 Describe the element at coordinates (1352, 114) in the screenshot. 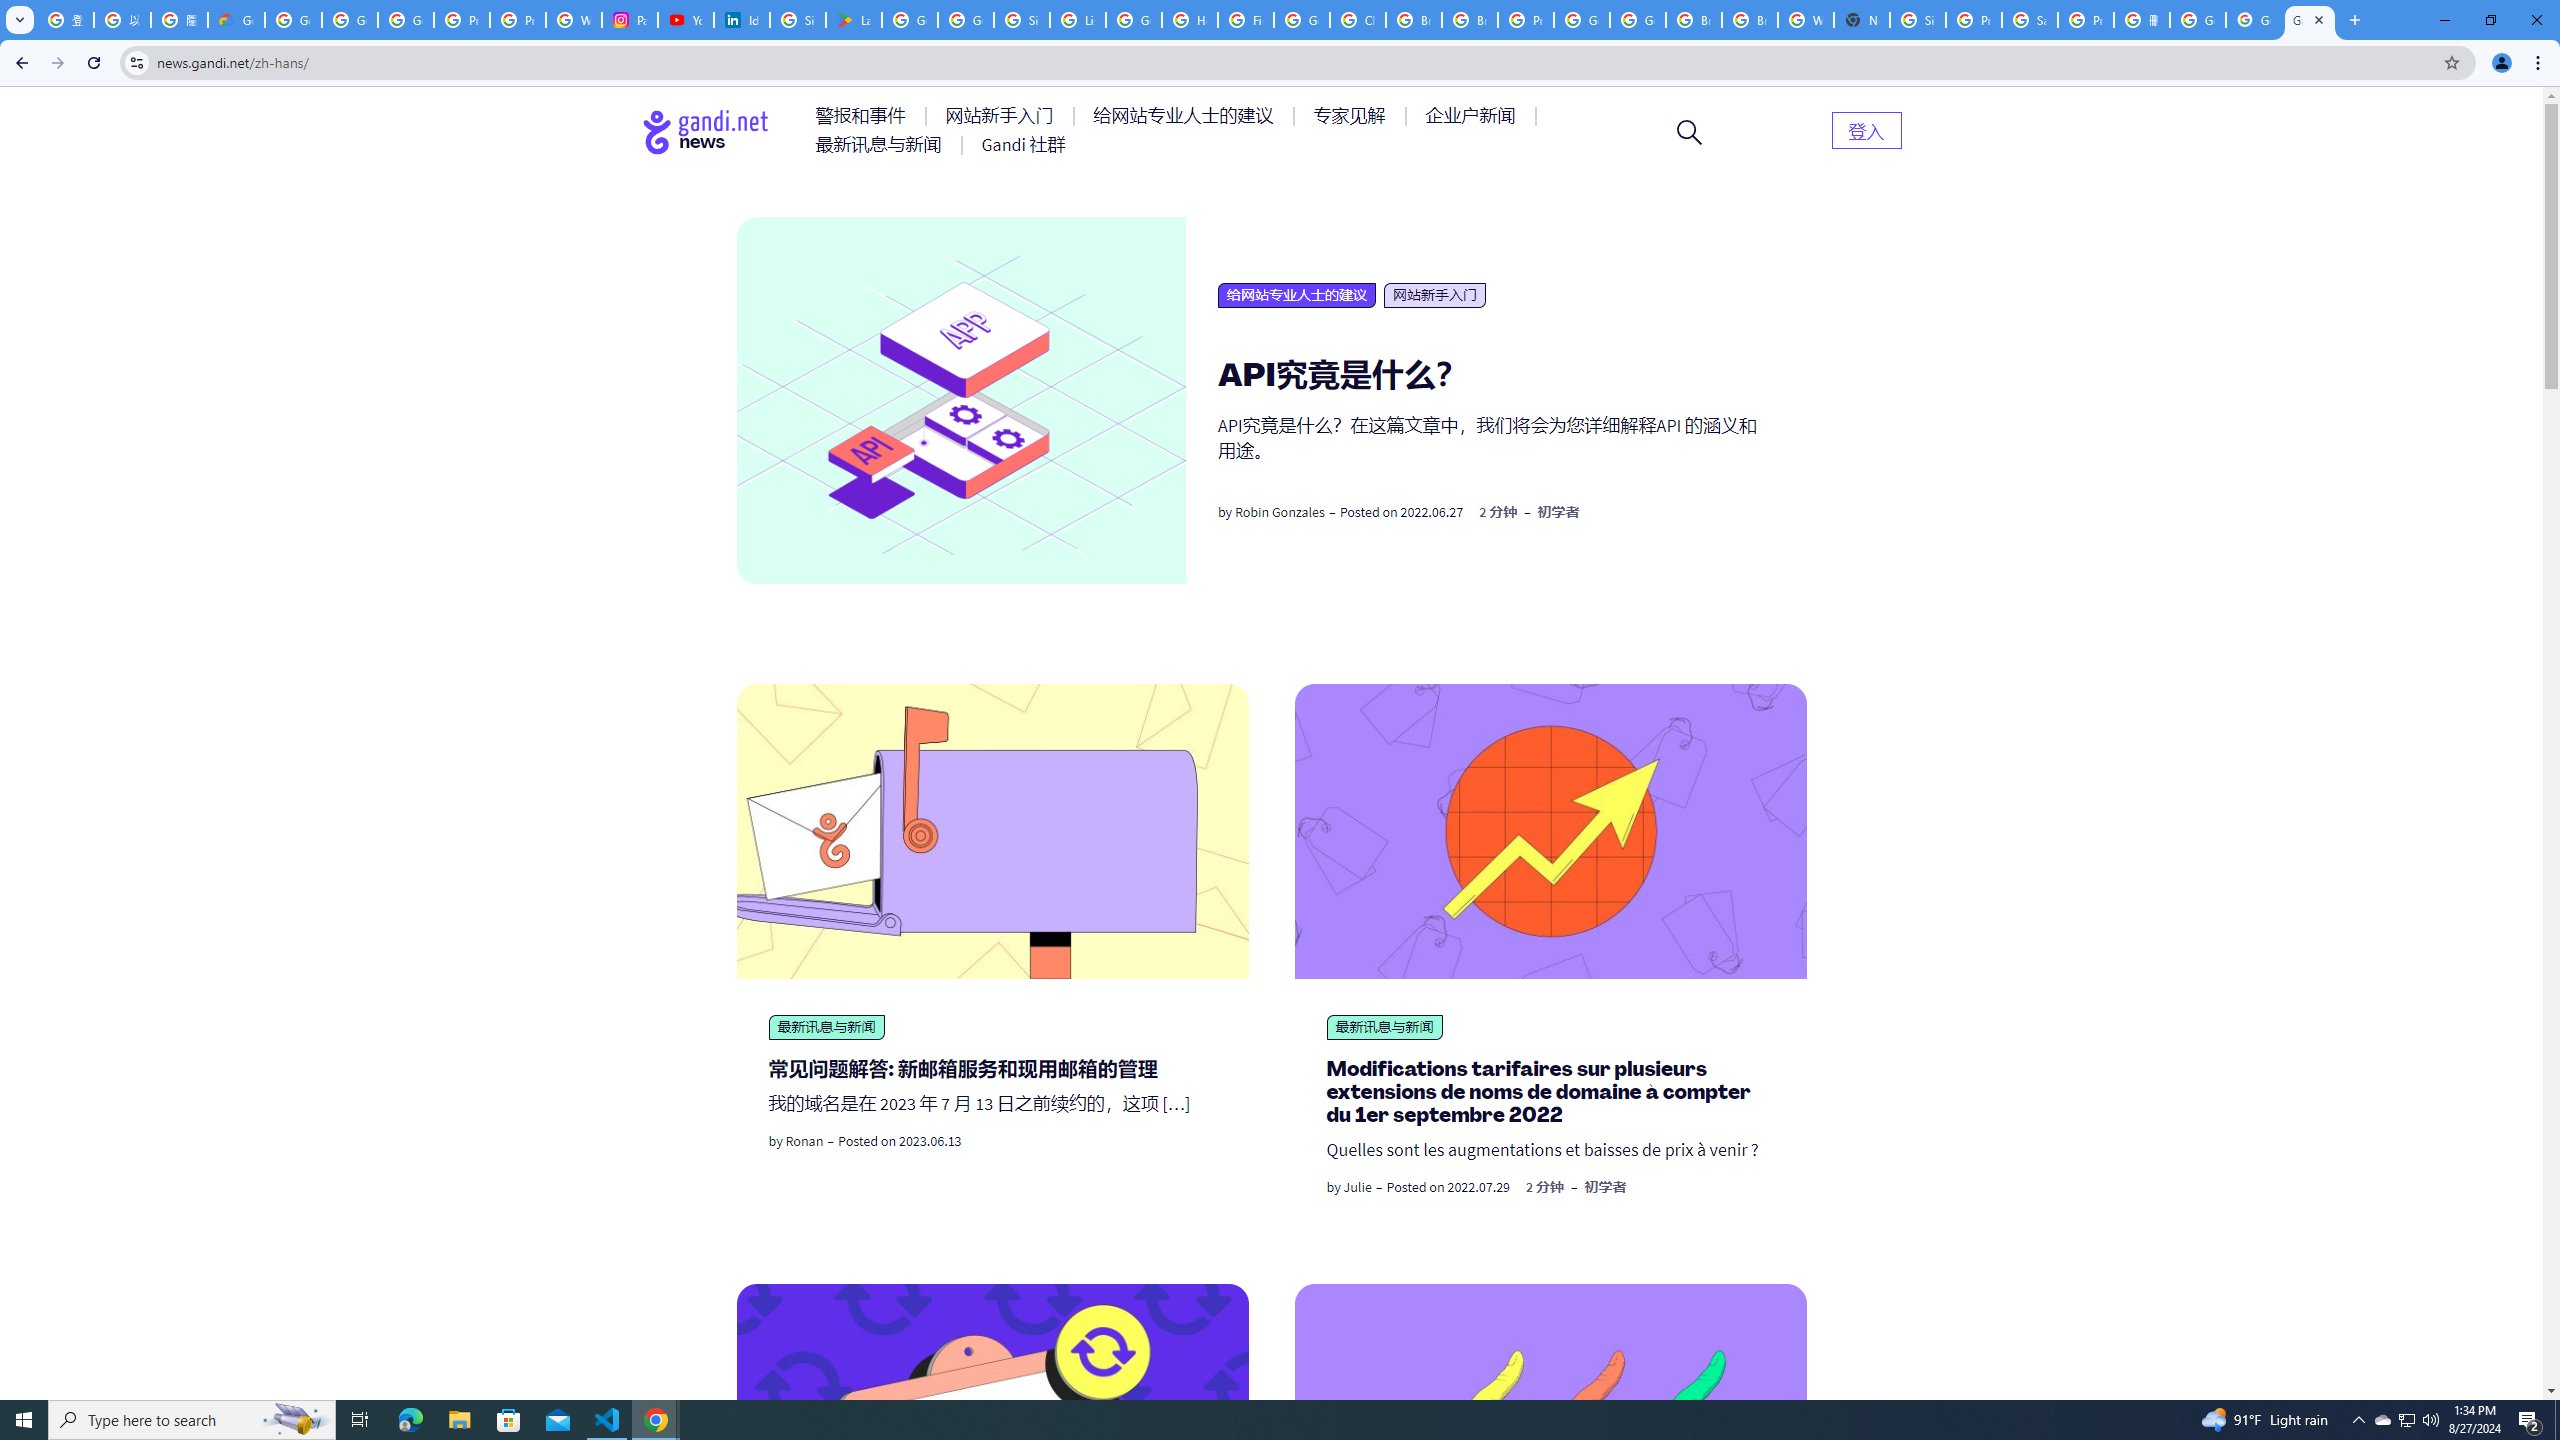

I see `'AutomationID: menu-item-77764'` at that location.